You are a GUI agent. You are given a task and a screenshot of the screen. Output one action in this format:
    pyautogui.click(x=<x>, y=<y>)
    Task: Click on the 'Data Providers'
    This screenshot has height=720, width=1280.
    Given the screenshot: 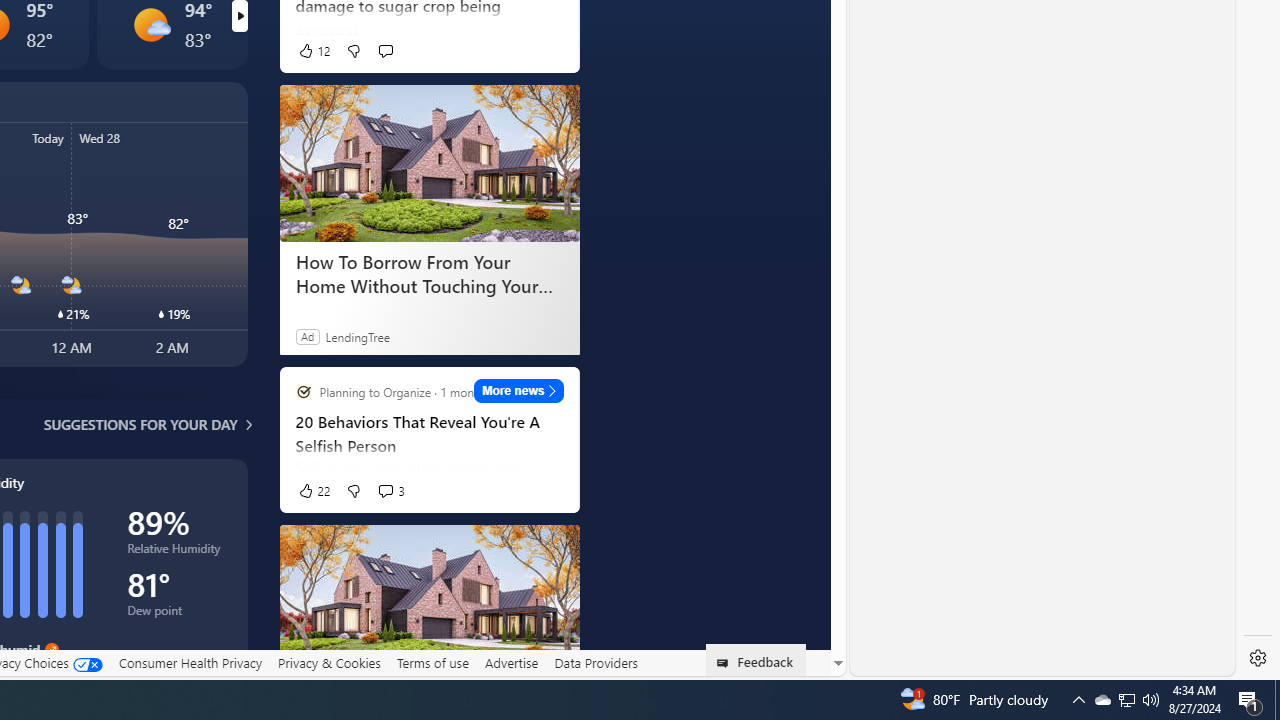 What is the action you would take?
    pyautogui.click(x=594, y=662)
    